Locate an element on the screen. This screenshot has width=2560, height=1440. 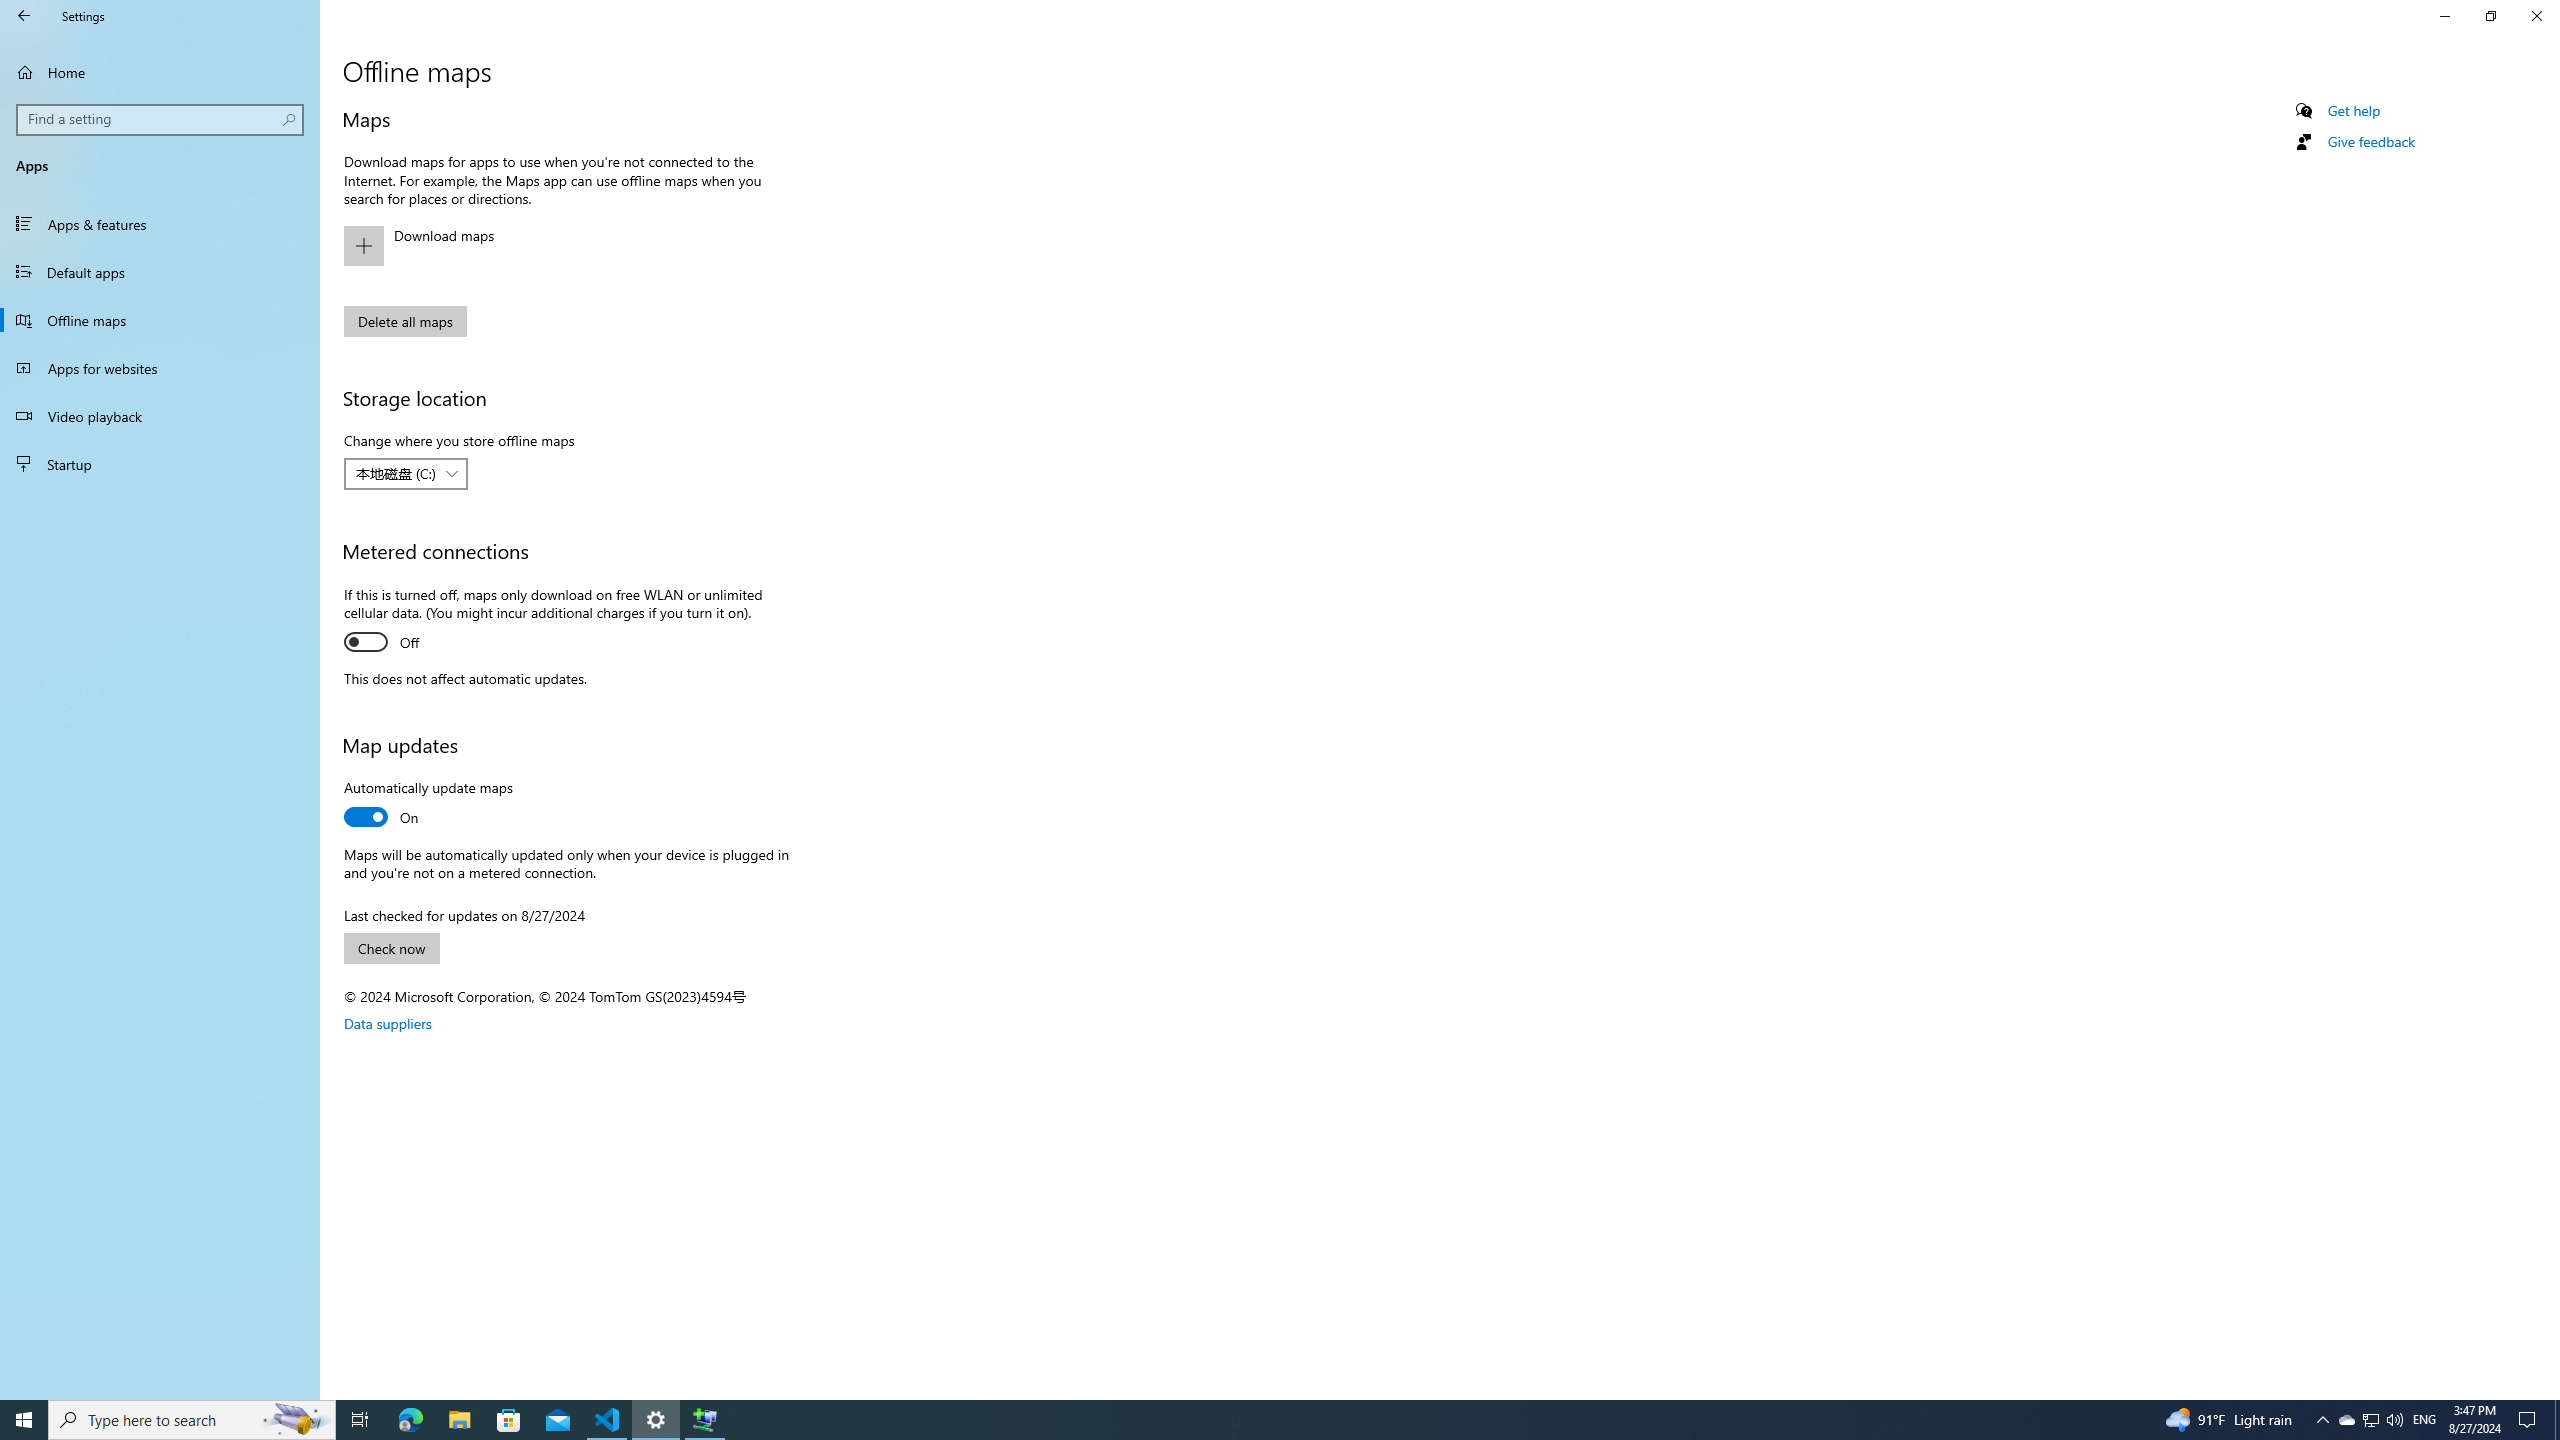
'Delete all maps' is located at coordinates (403, 321).